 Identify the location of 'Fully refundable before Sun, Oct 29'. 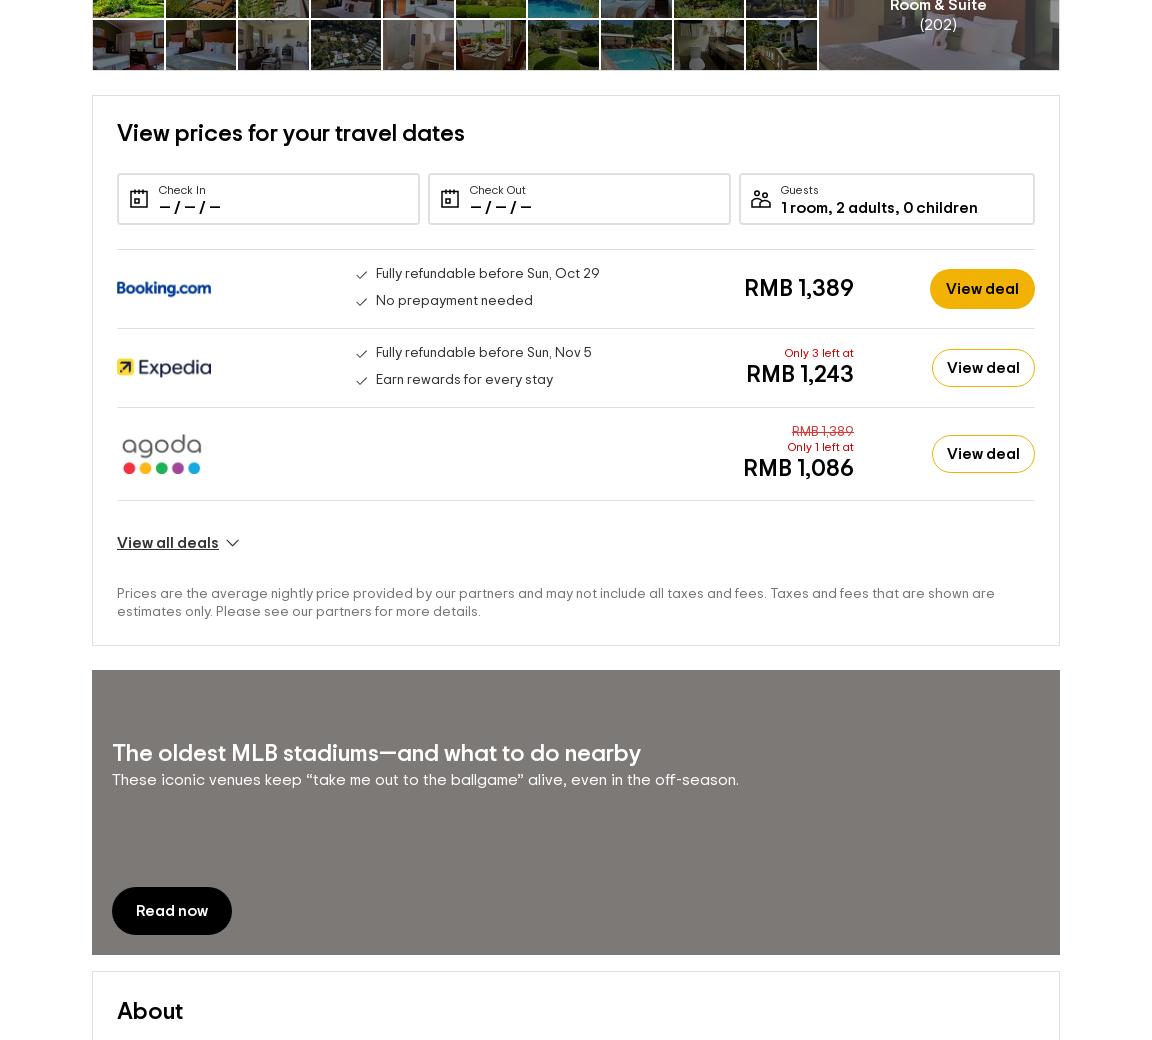
(486, 273).